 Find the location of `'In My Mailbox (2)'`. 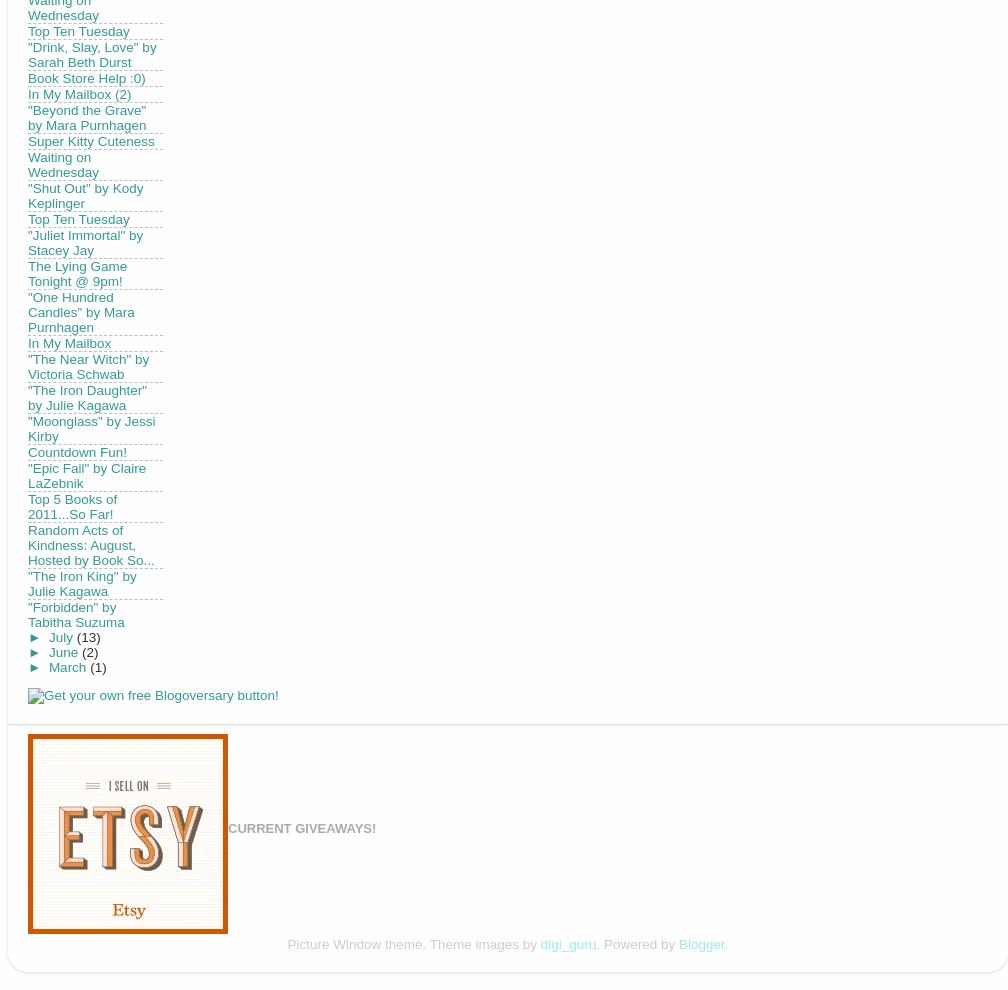

'In My Mailbox (2)' is located at coordinates (79, 93).